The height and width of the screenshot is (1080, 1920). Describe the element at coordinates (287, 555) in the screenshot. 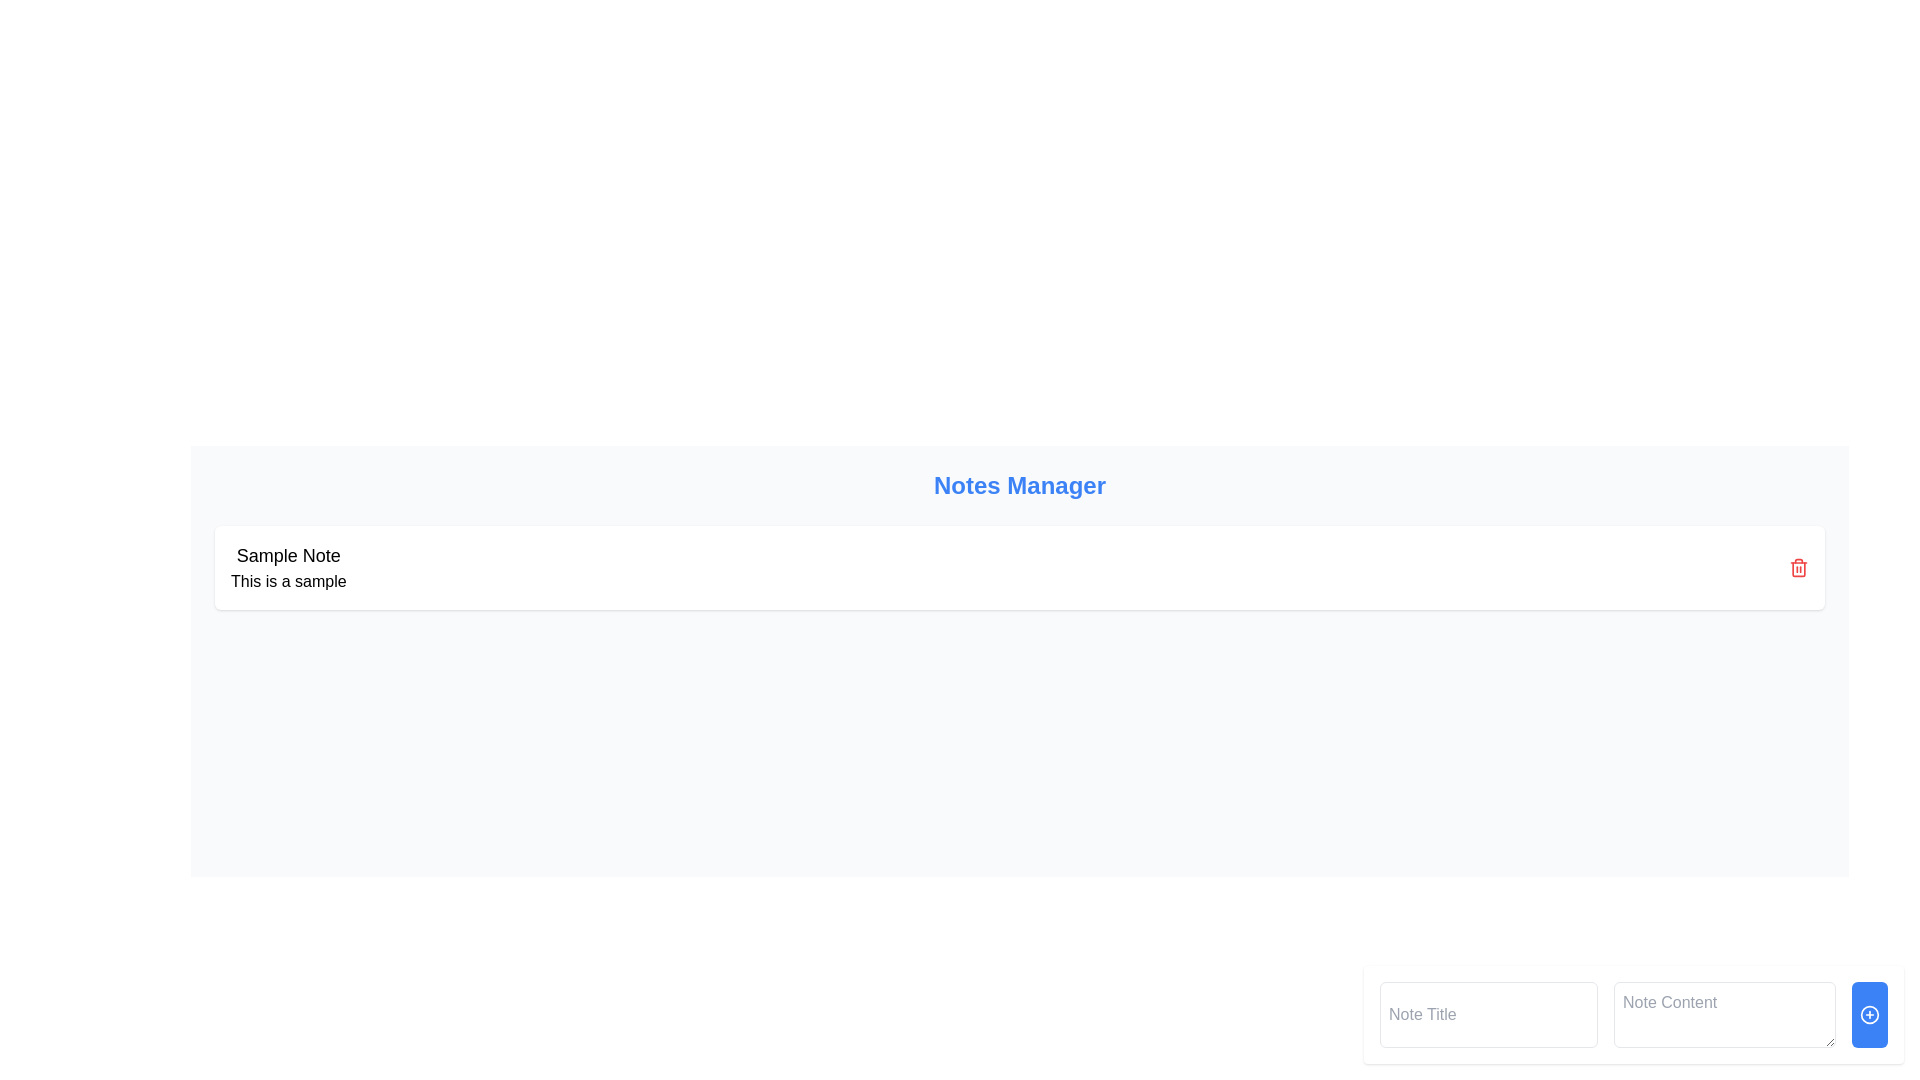

I see `the Text label that serves as the title or identifier for the associated card, positioned at the top of the rectangular white card` at that location.